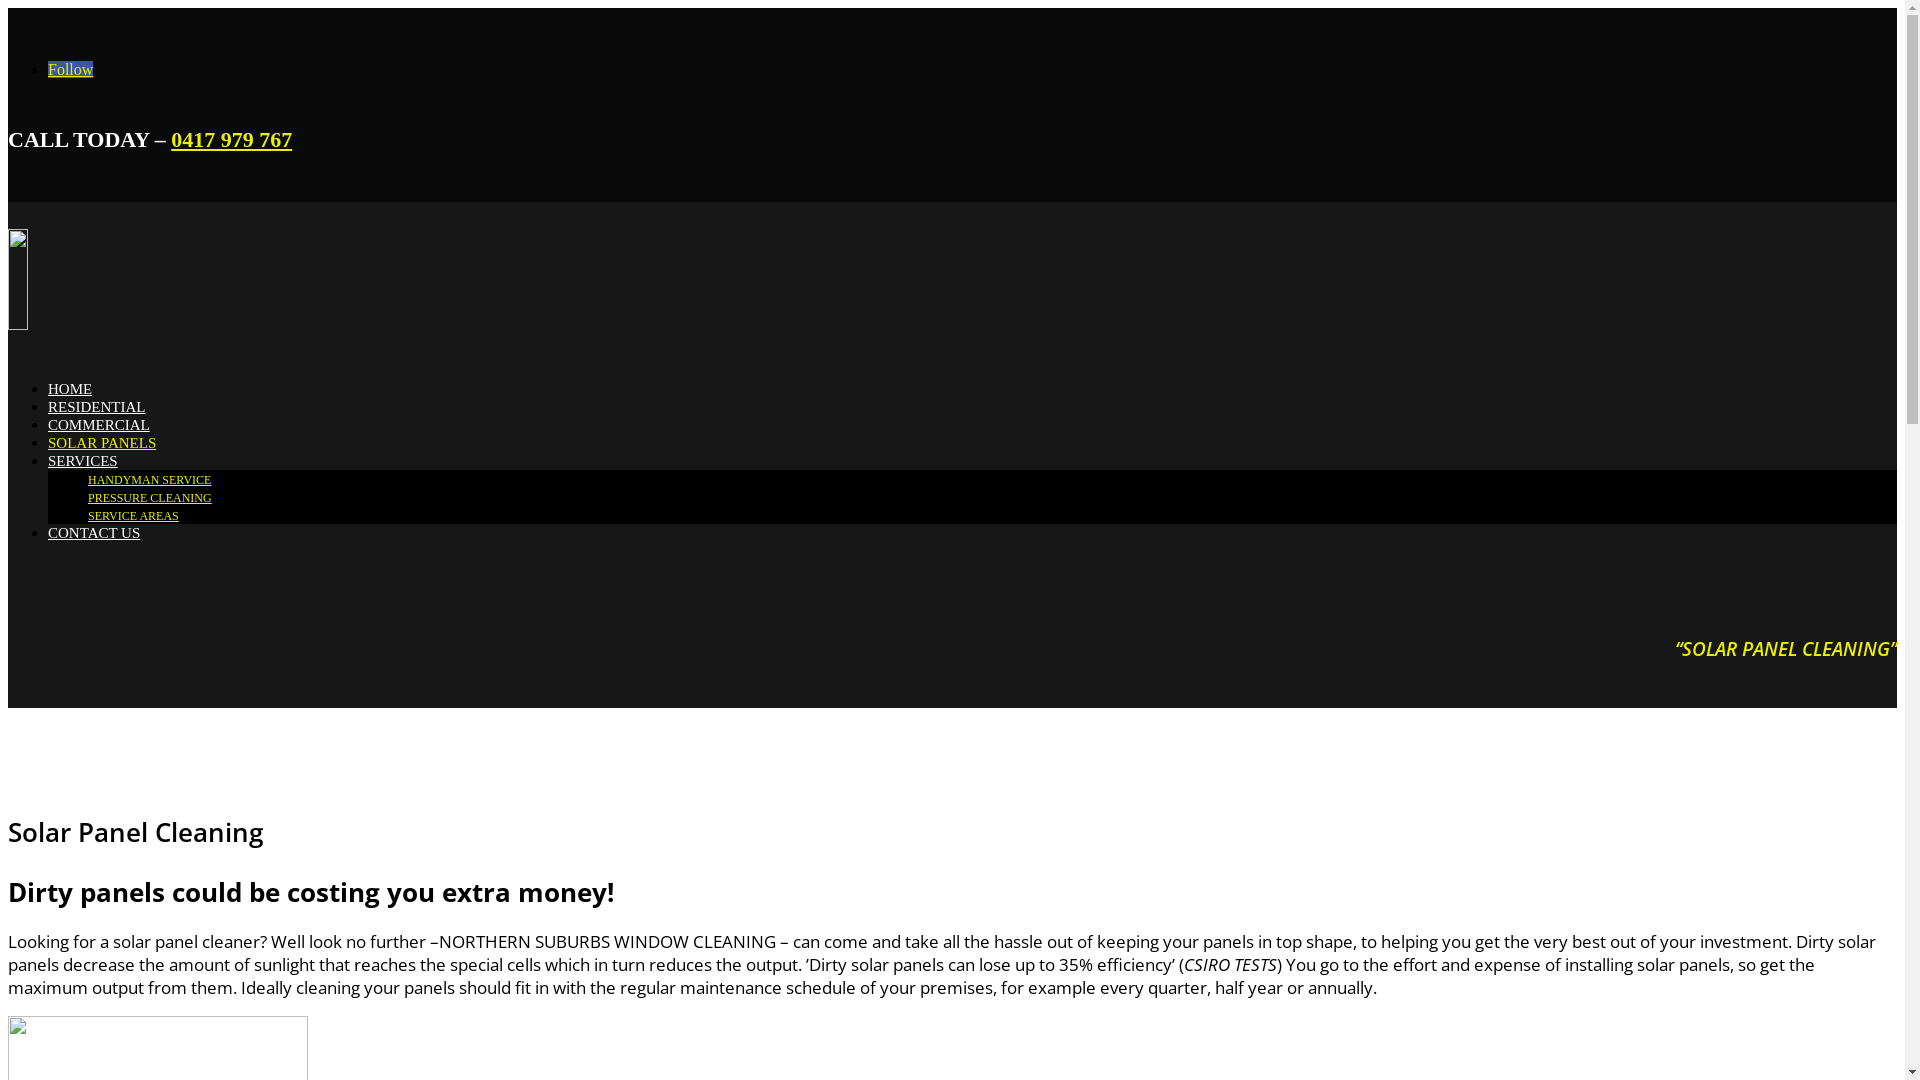  What do you see at coordinates (98, 423) in the screenshot?
I see `'COMMERCIAL'` at bounding box center [98, 423].